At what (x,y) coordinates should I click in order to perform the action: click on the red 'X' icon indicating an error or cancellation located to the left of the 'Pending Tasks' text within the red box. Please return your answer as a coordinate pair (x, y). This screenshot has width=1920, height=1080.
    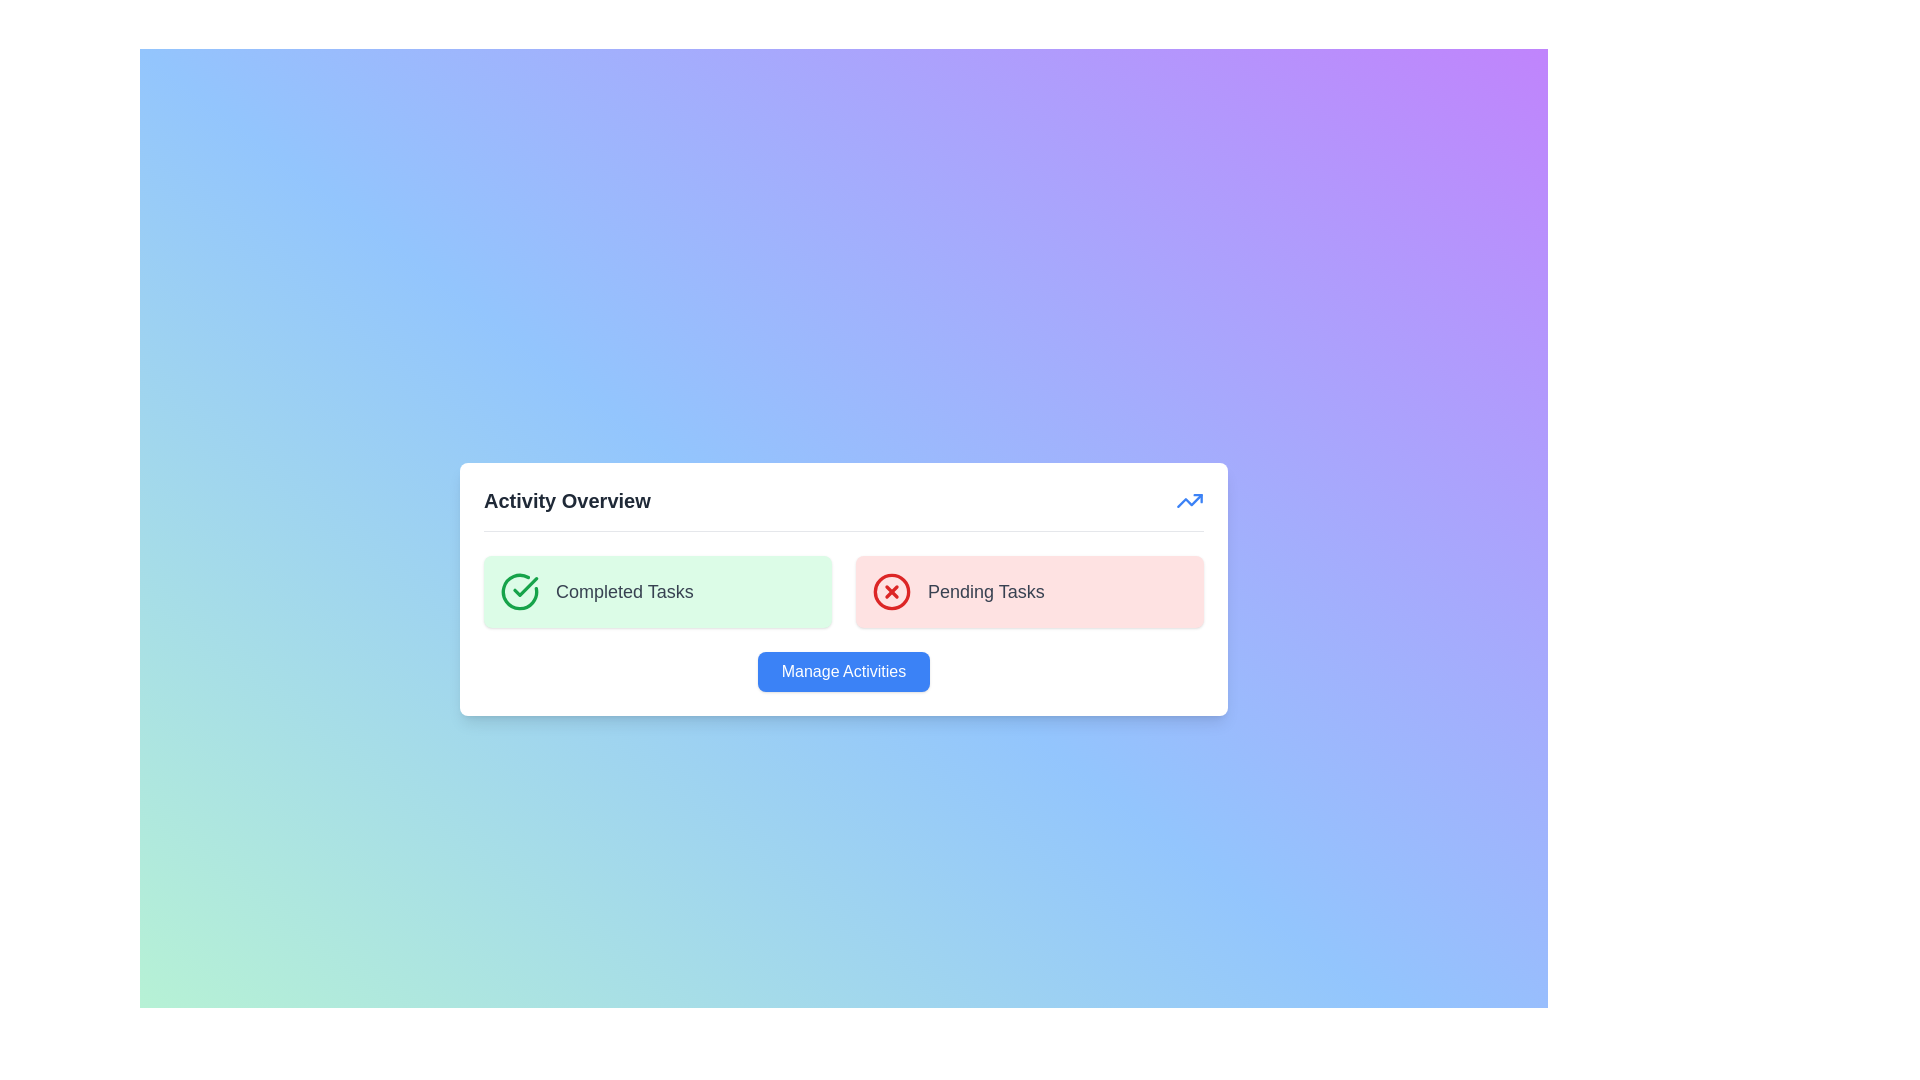
    Looking at the image, I should click on (891, 590).